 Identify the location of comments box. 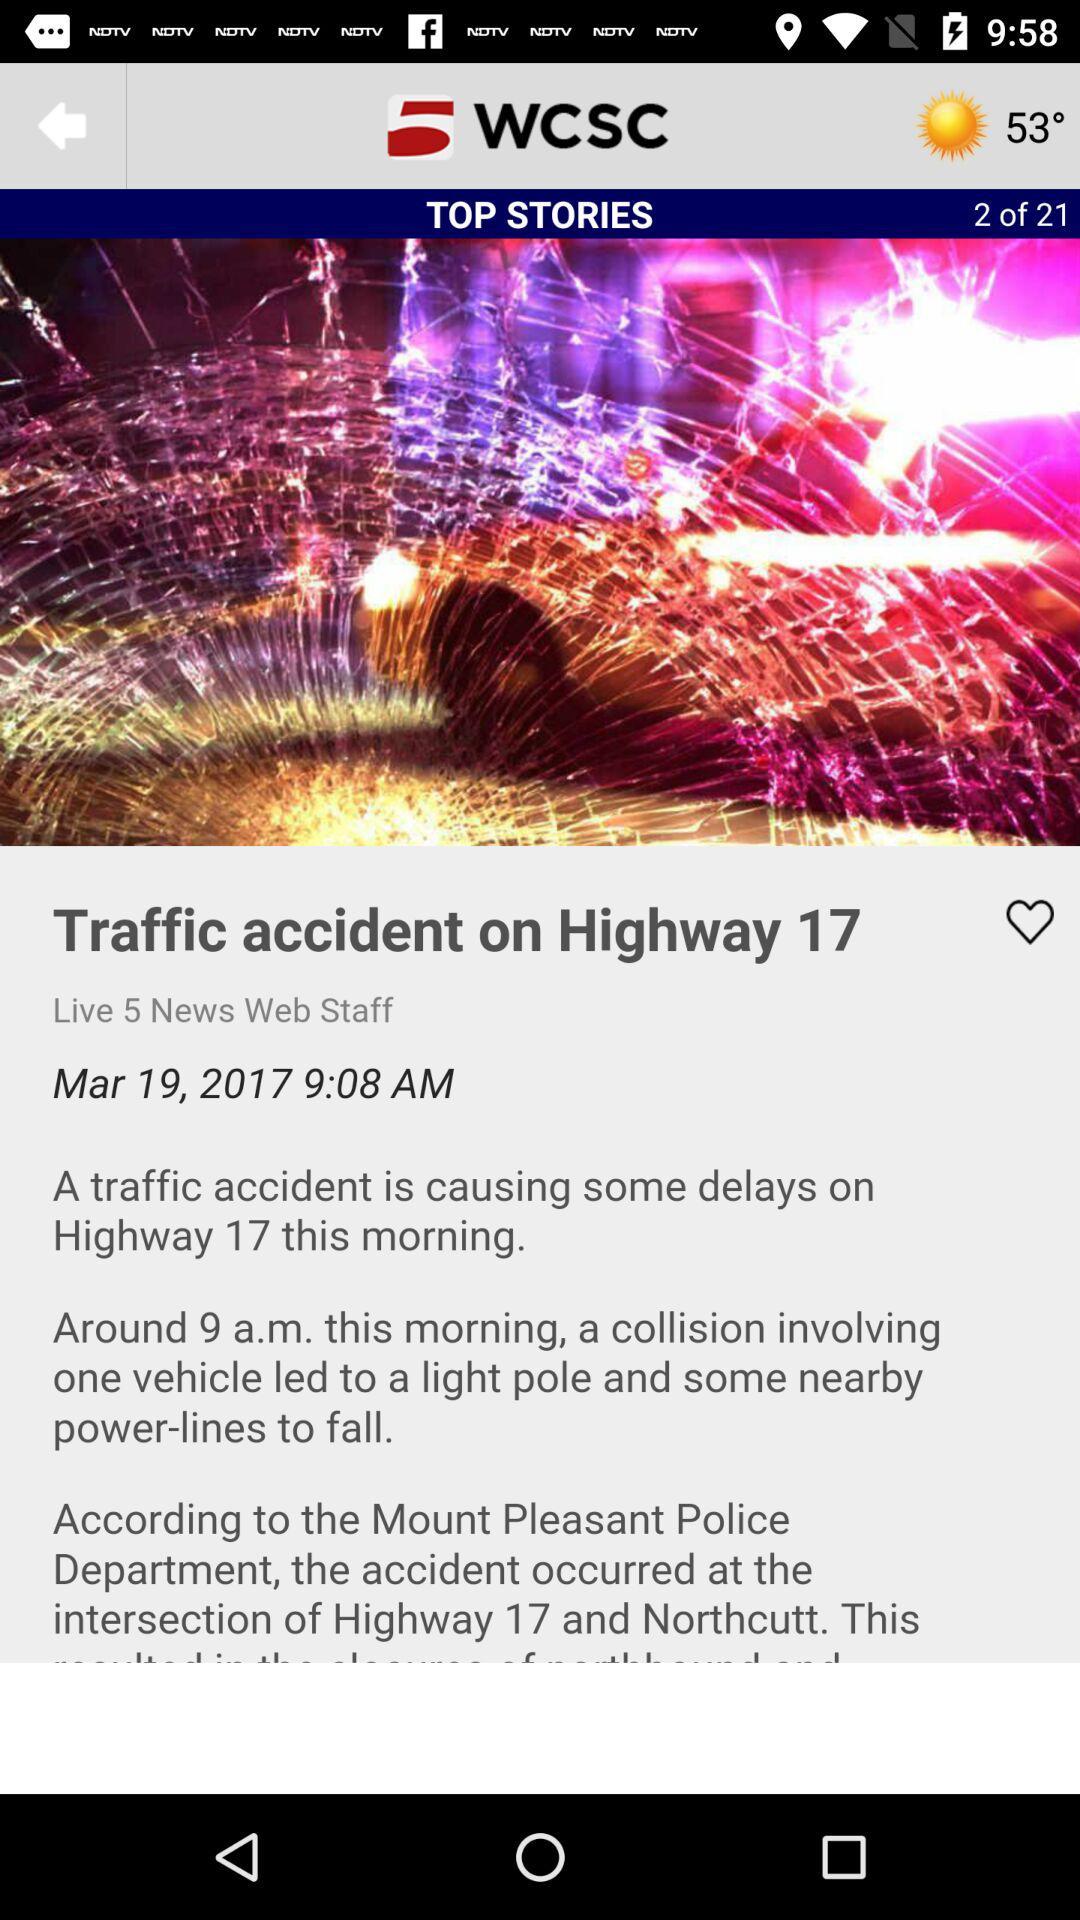
(540, 1253).